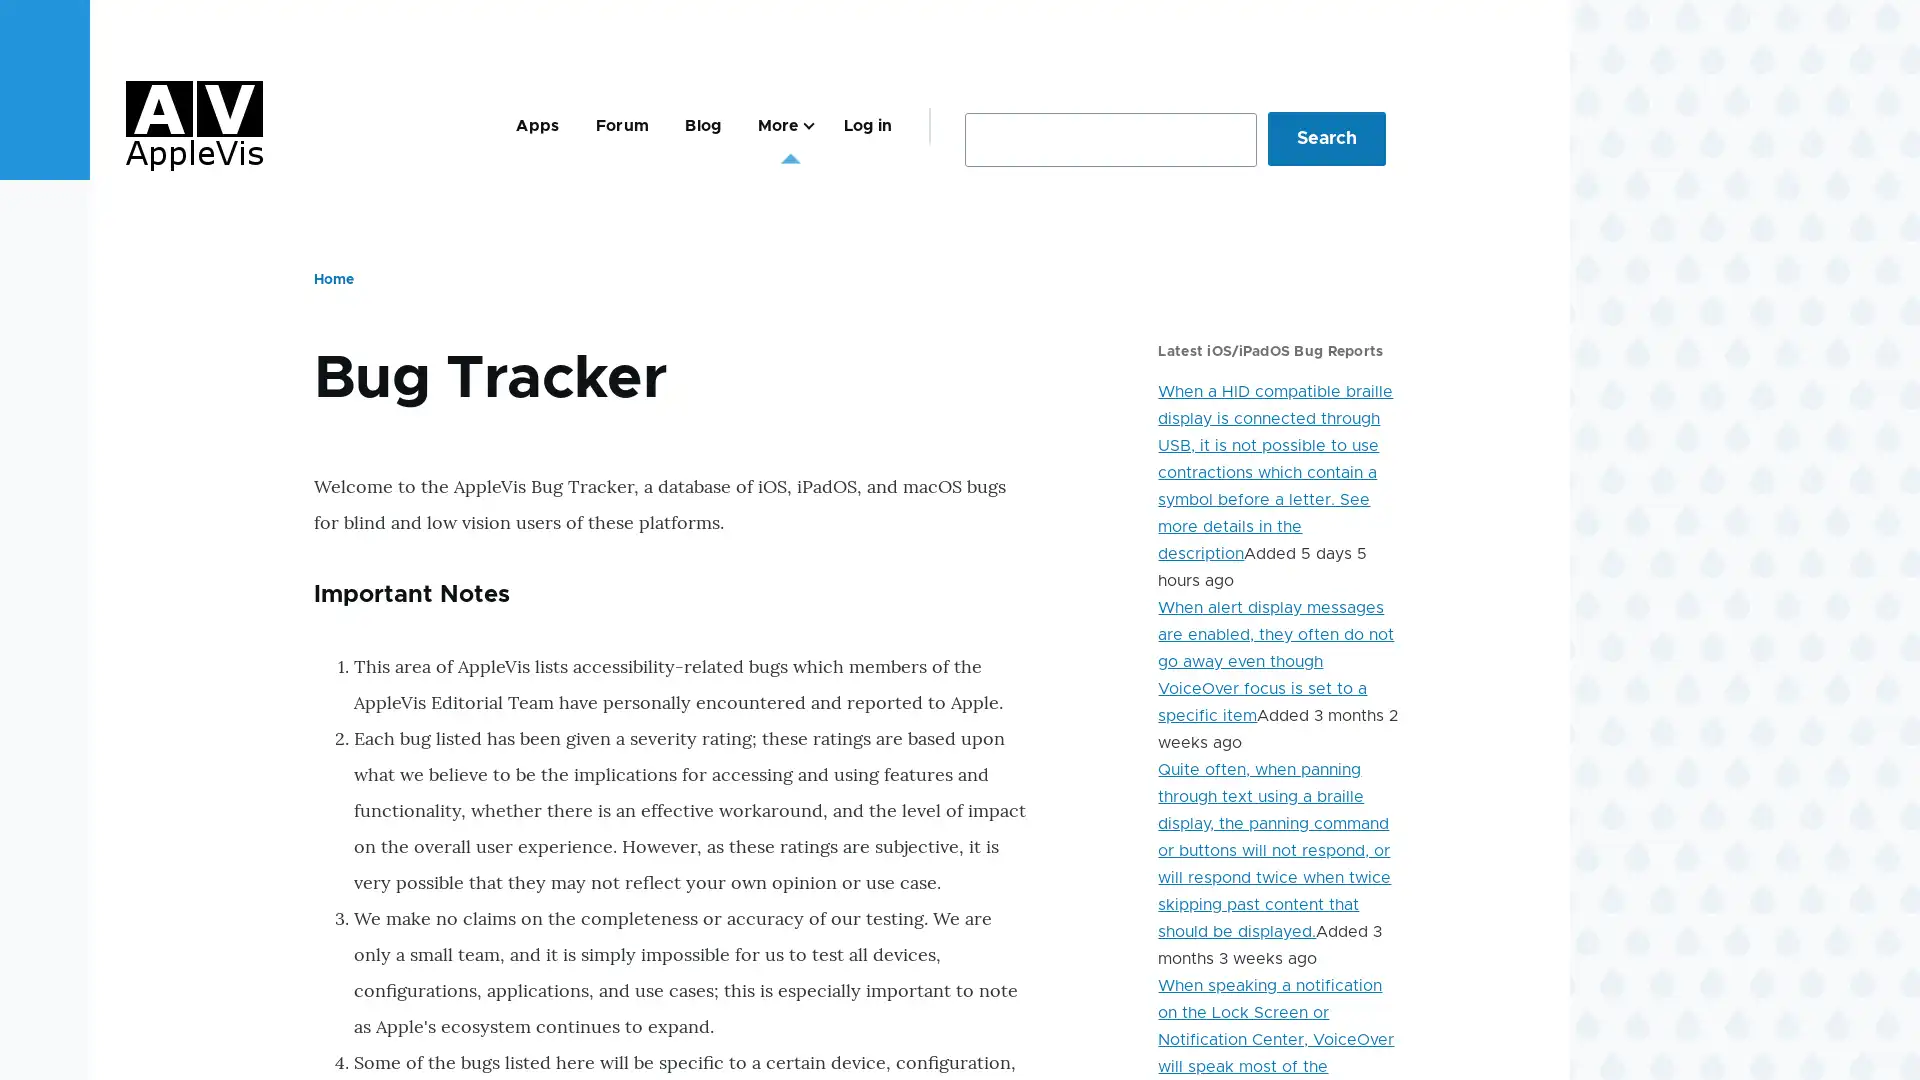 The width and height of the screenshot is (1920, 1080). Describe the element at coordinates (1326, 137) in the screenshot. I see `Search` at that location.